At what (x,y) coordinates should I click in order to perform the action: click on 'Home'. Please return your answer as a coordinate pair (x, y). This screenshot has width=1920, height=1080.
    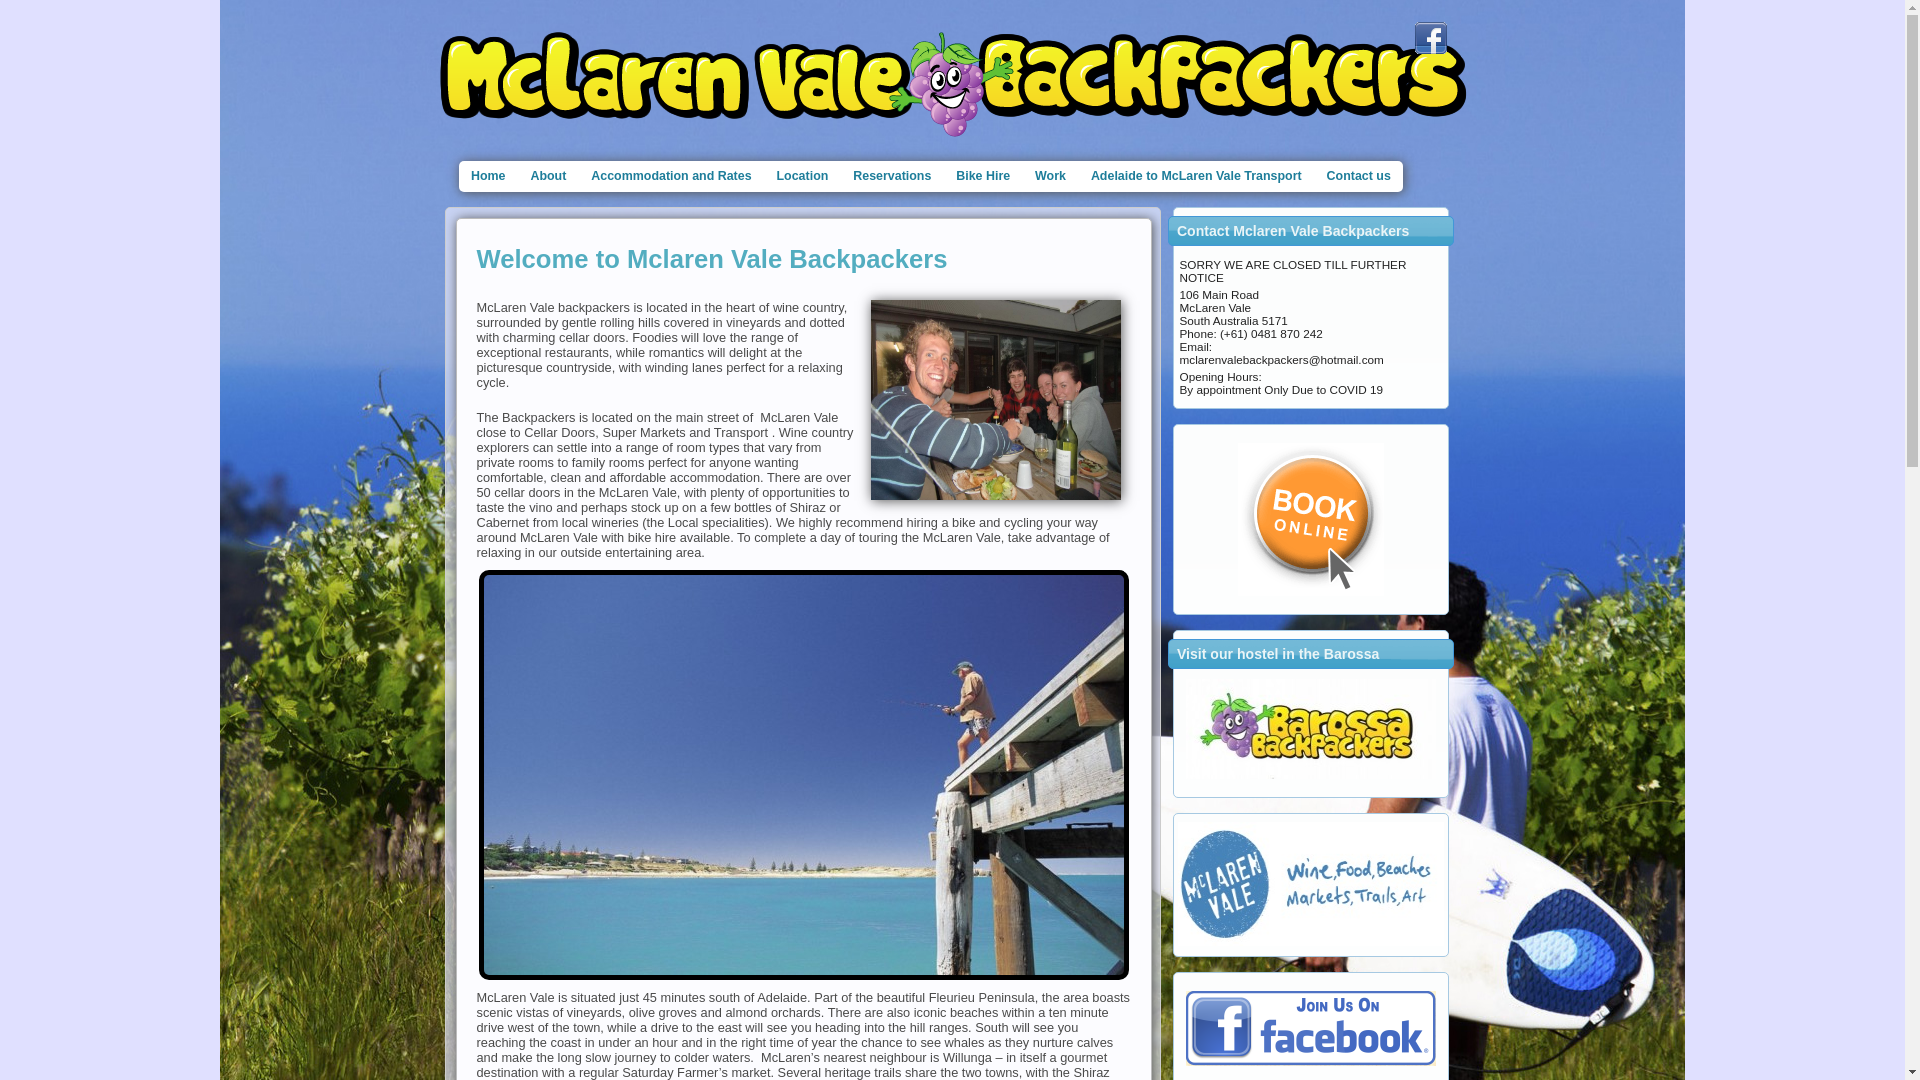
    Looking at the image, I should click on (487, 175).